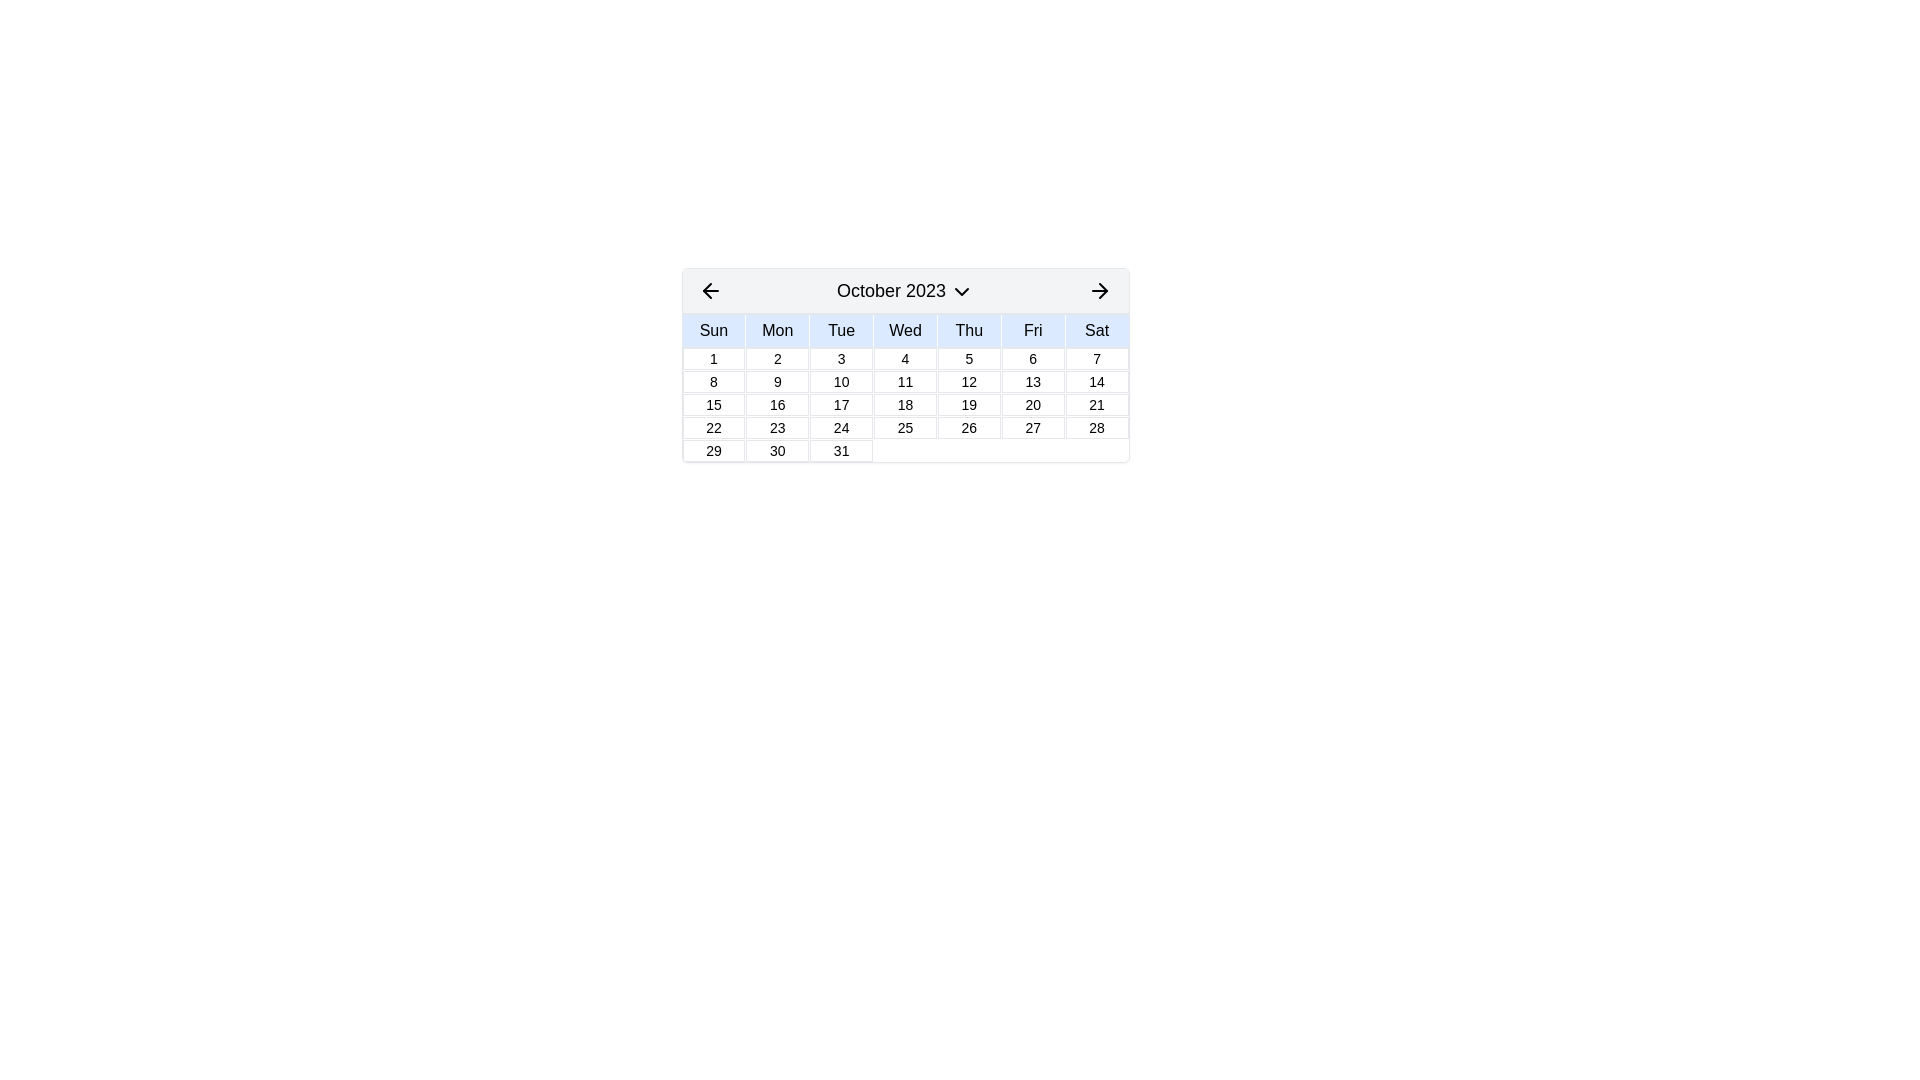 This screenshot has height=1080, width=1920. I want to click on the calendar date item representing '3' of October 2023 located, so click(841, 357).